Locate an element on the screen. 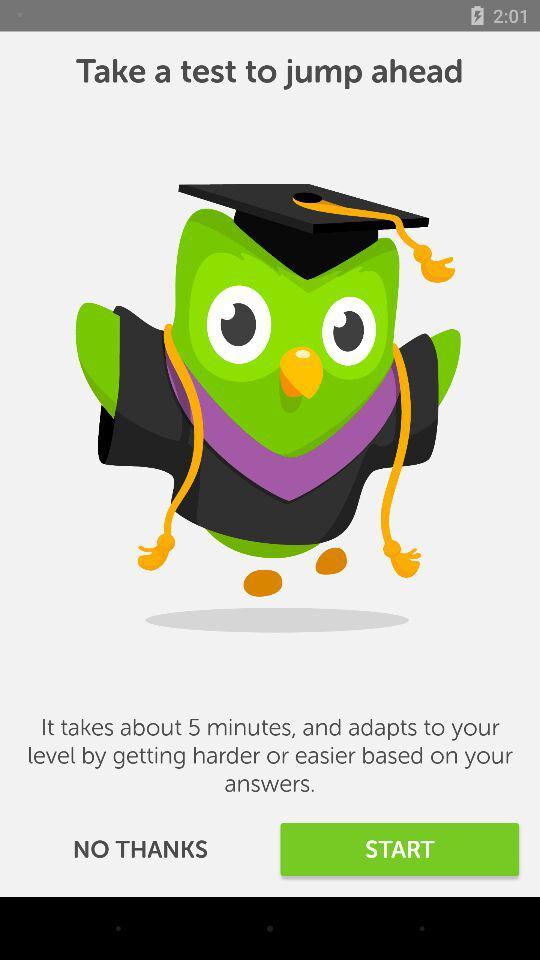  item below the it takes about is located at coordinates (399, 848).